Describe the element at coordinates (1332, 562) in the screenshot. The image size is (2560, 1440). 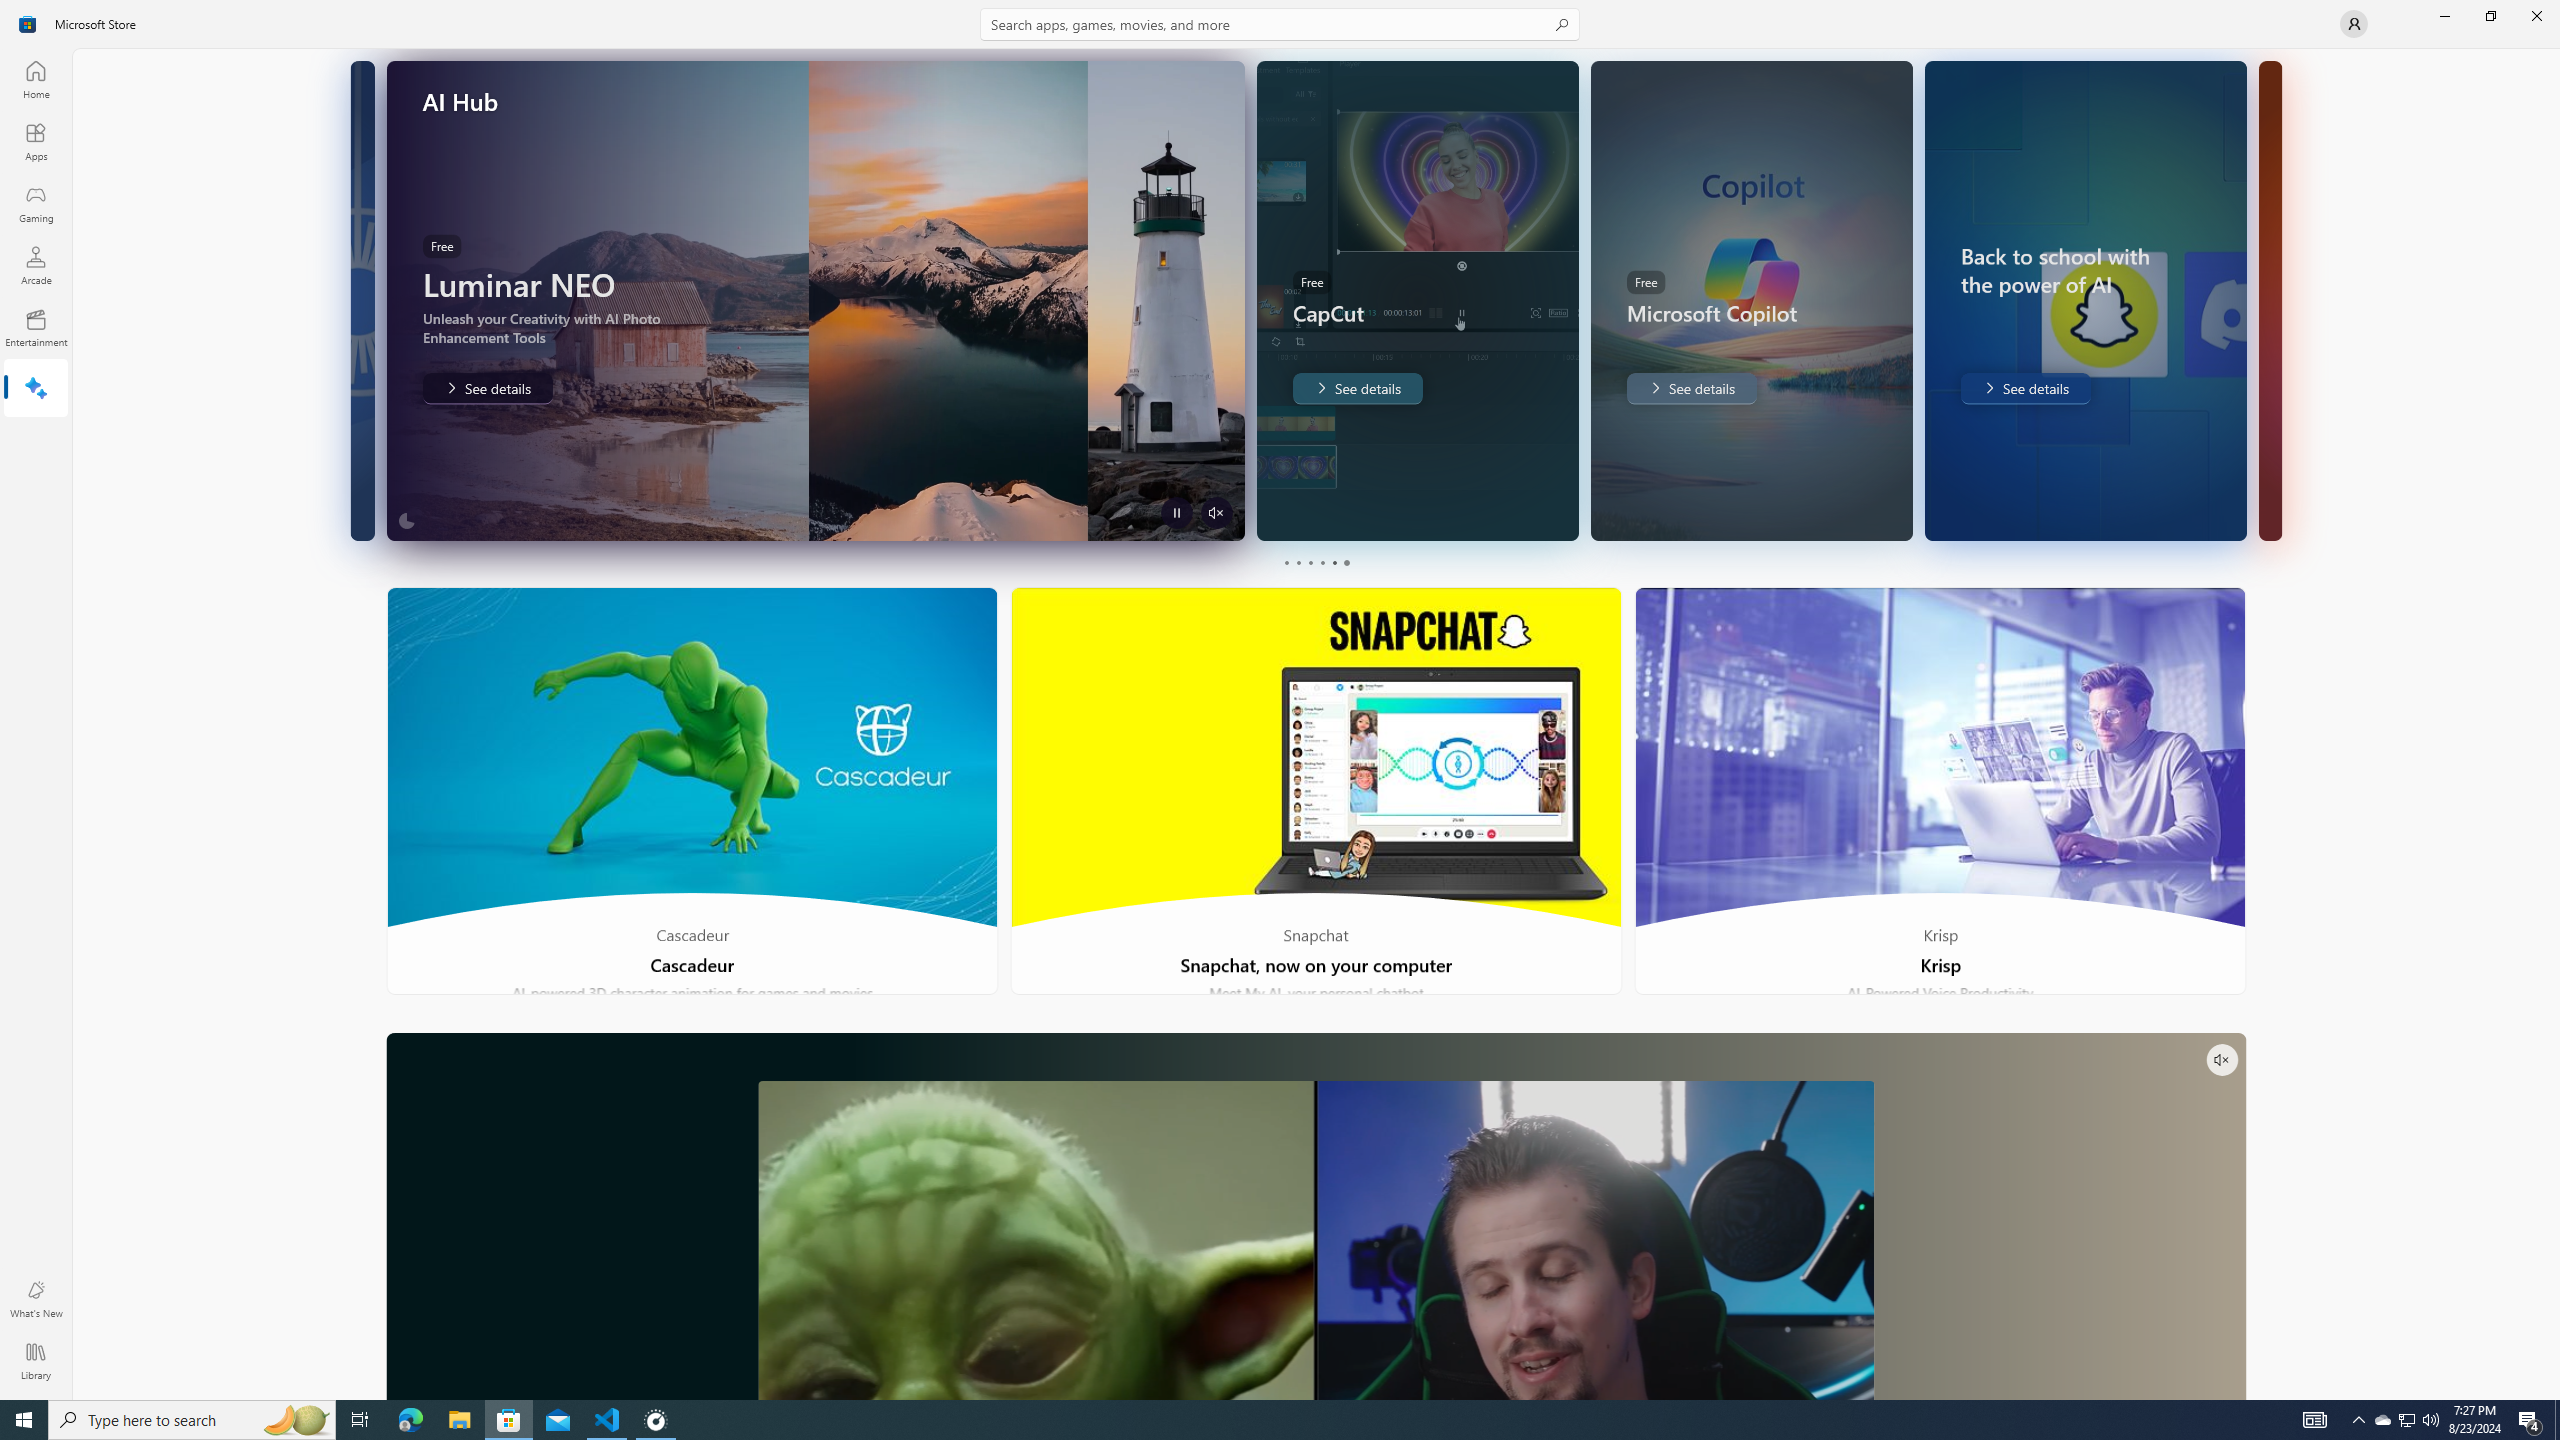
I see `'Page 5'` at that location.